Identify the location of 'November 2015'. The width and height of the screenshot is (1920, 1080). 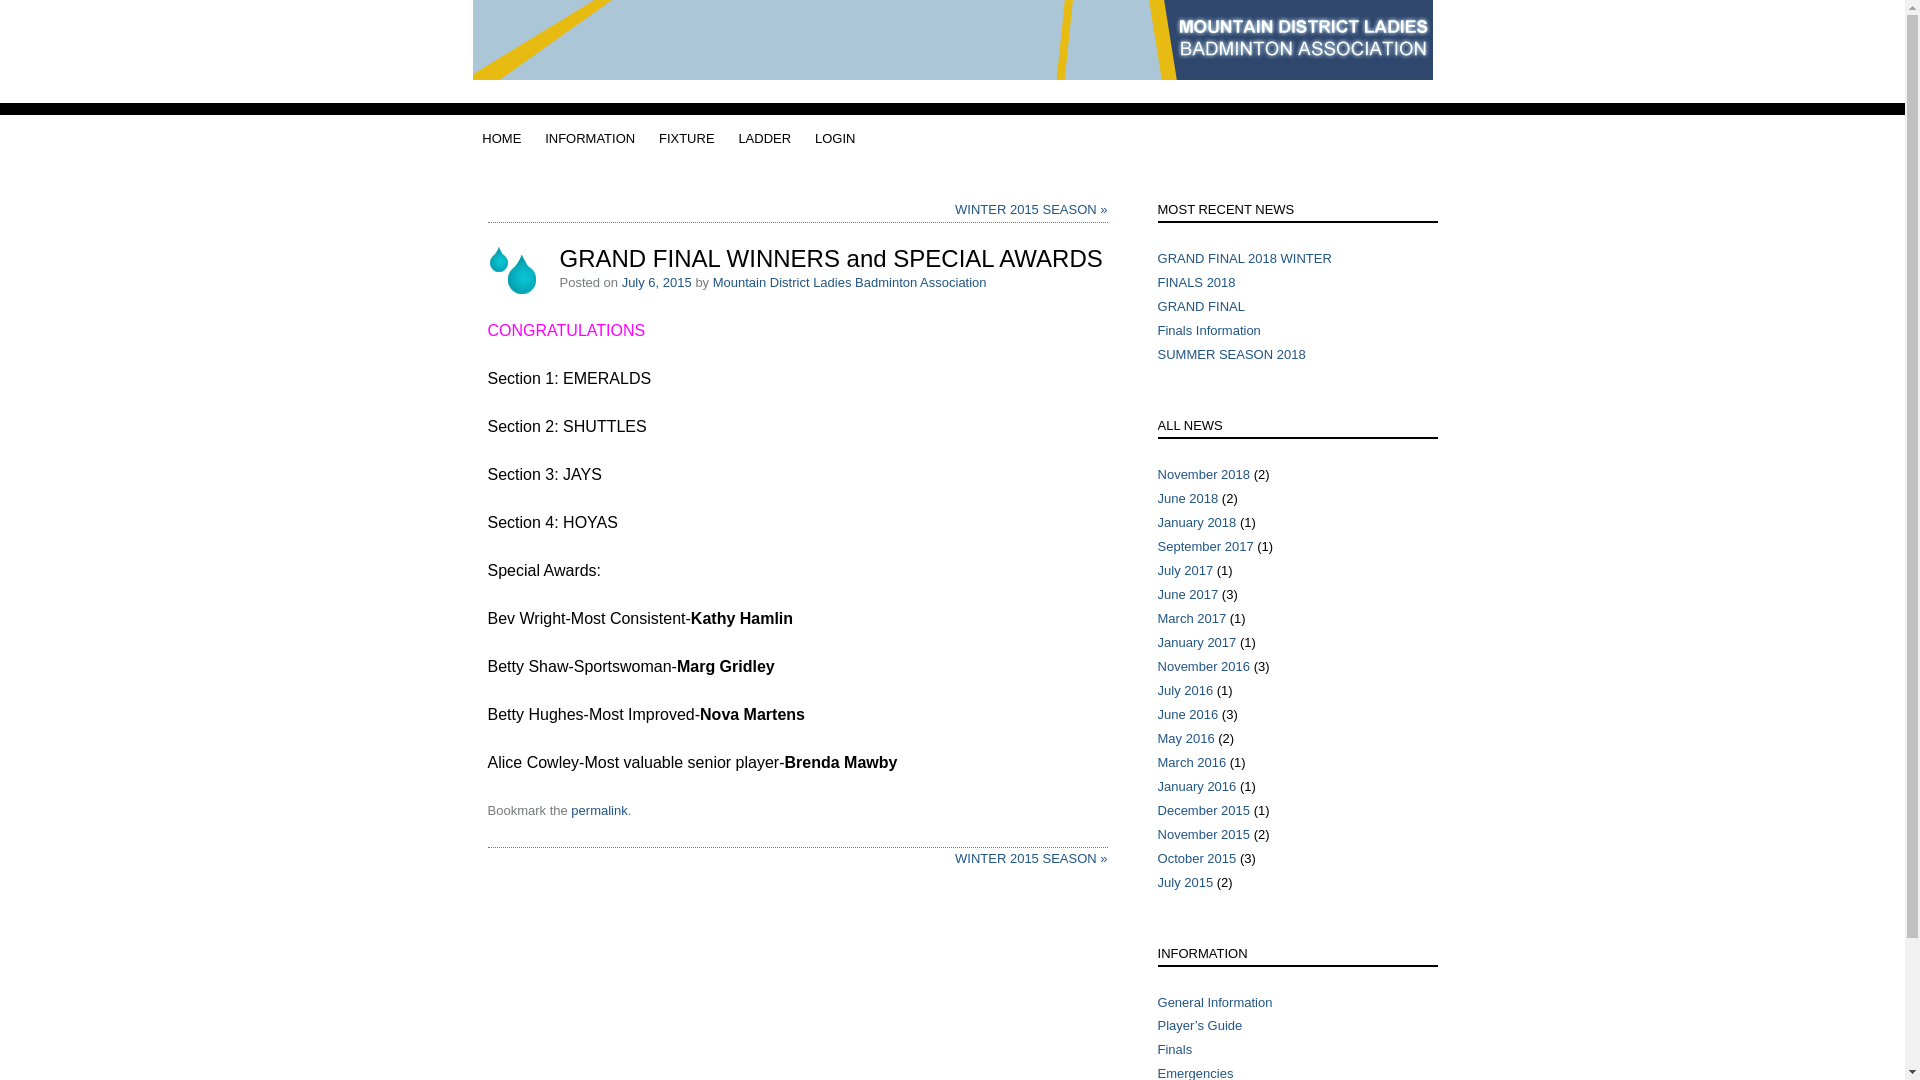
(1203, 834).